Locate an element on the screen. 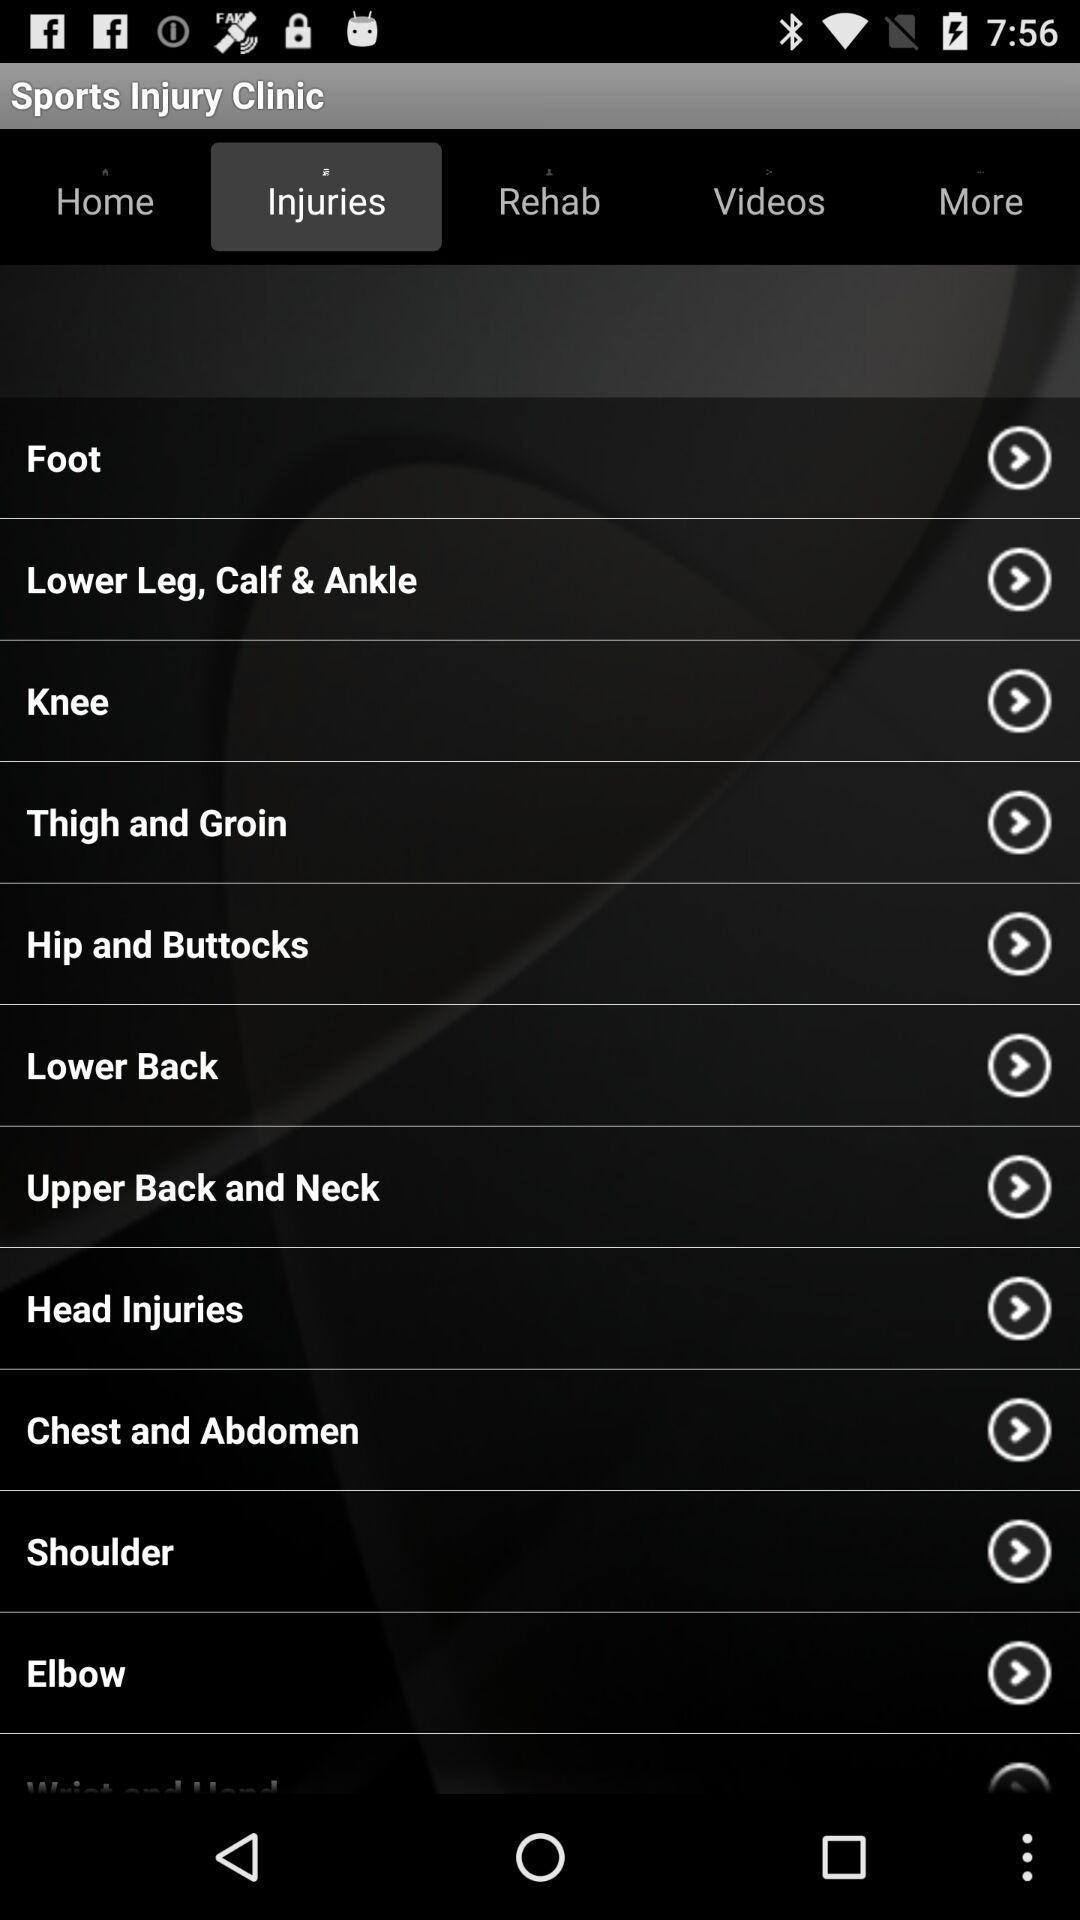  the item to the right of thigh and groin is located at coordinates (1019, 822).